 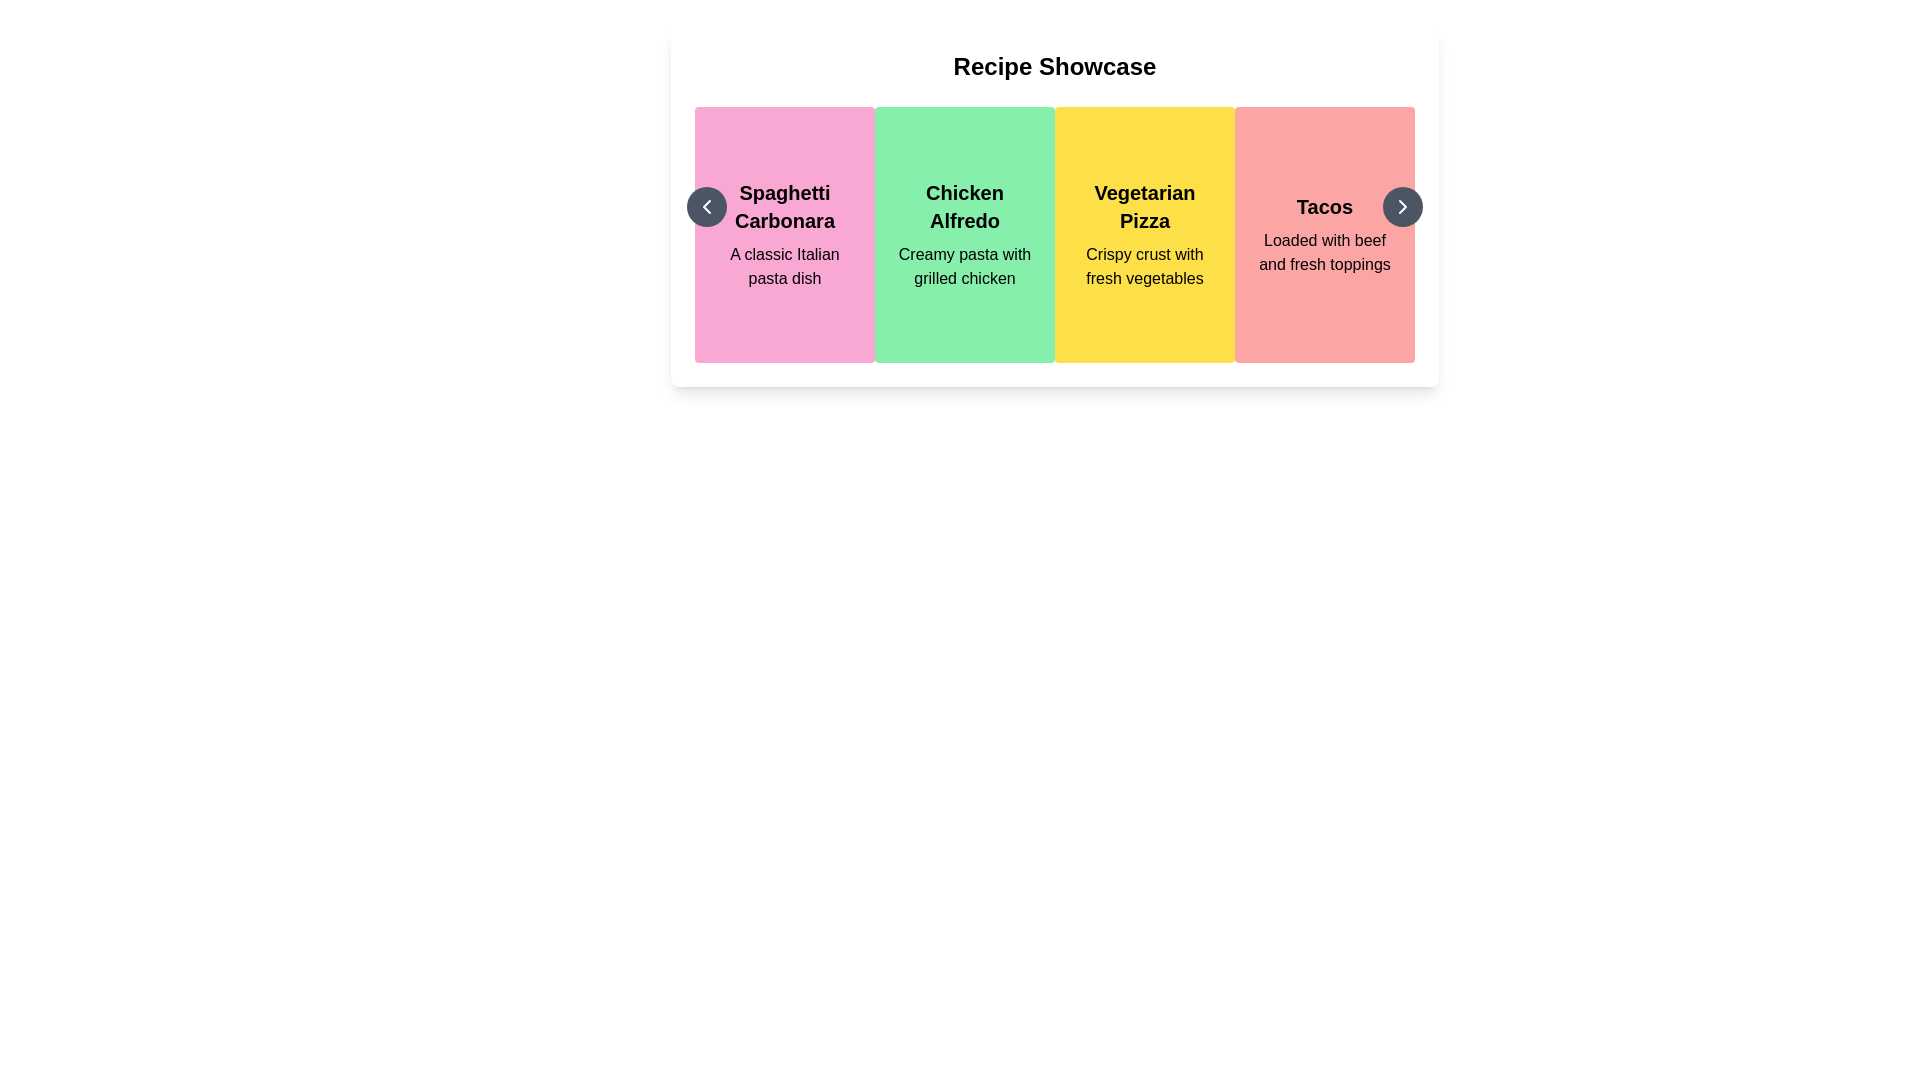 What do you see at coordinates (706, 207) in the screenshot?
I see `the leftward-facing chevron icon button, which is styled with a rounded black background` at bounding box center [706, 207].